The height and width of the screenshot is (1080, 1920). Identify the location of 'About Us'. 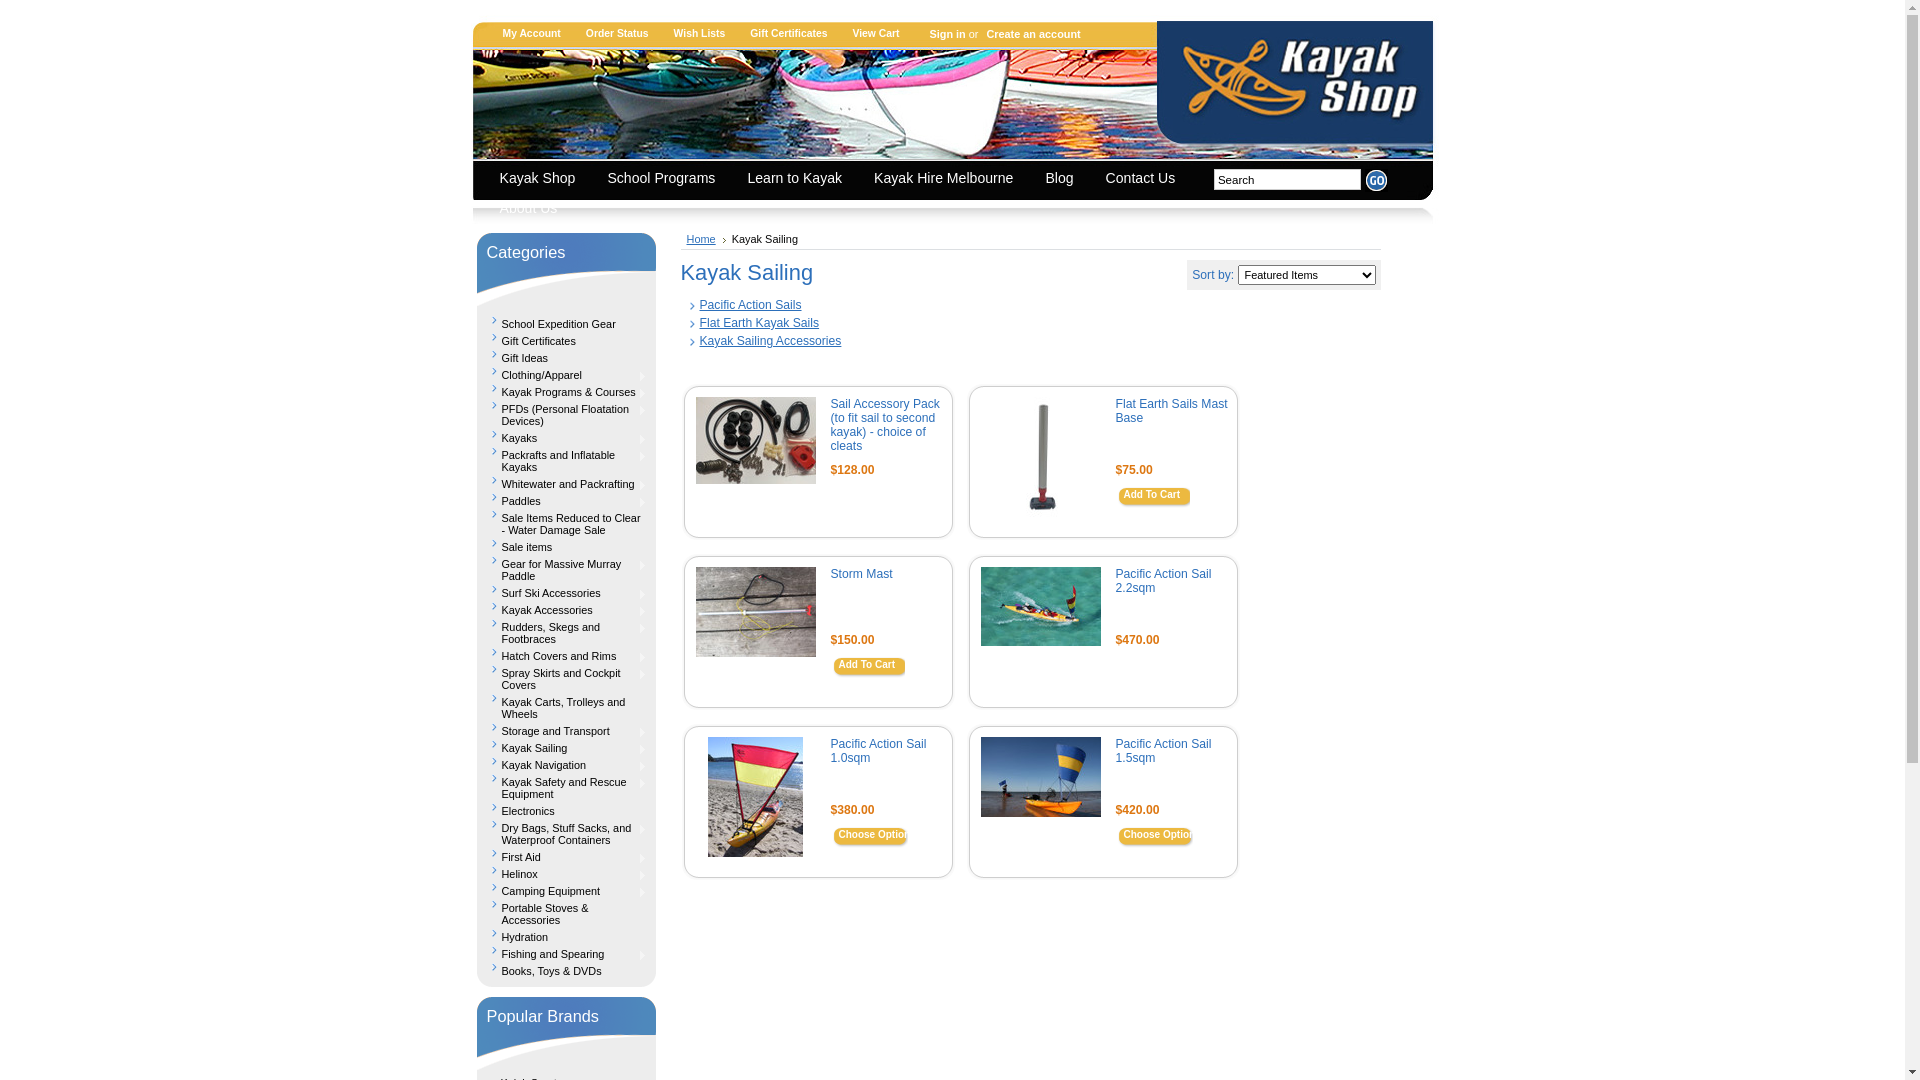
(533, 209).